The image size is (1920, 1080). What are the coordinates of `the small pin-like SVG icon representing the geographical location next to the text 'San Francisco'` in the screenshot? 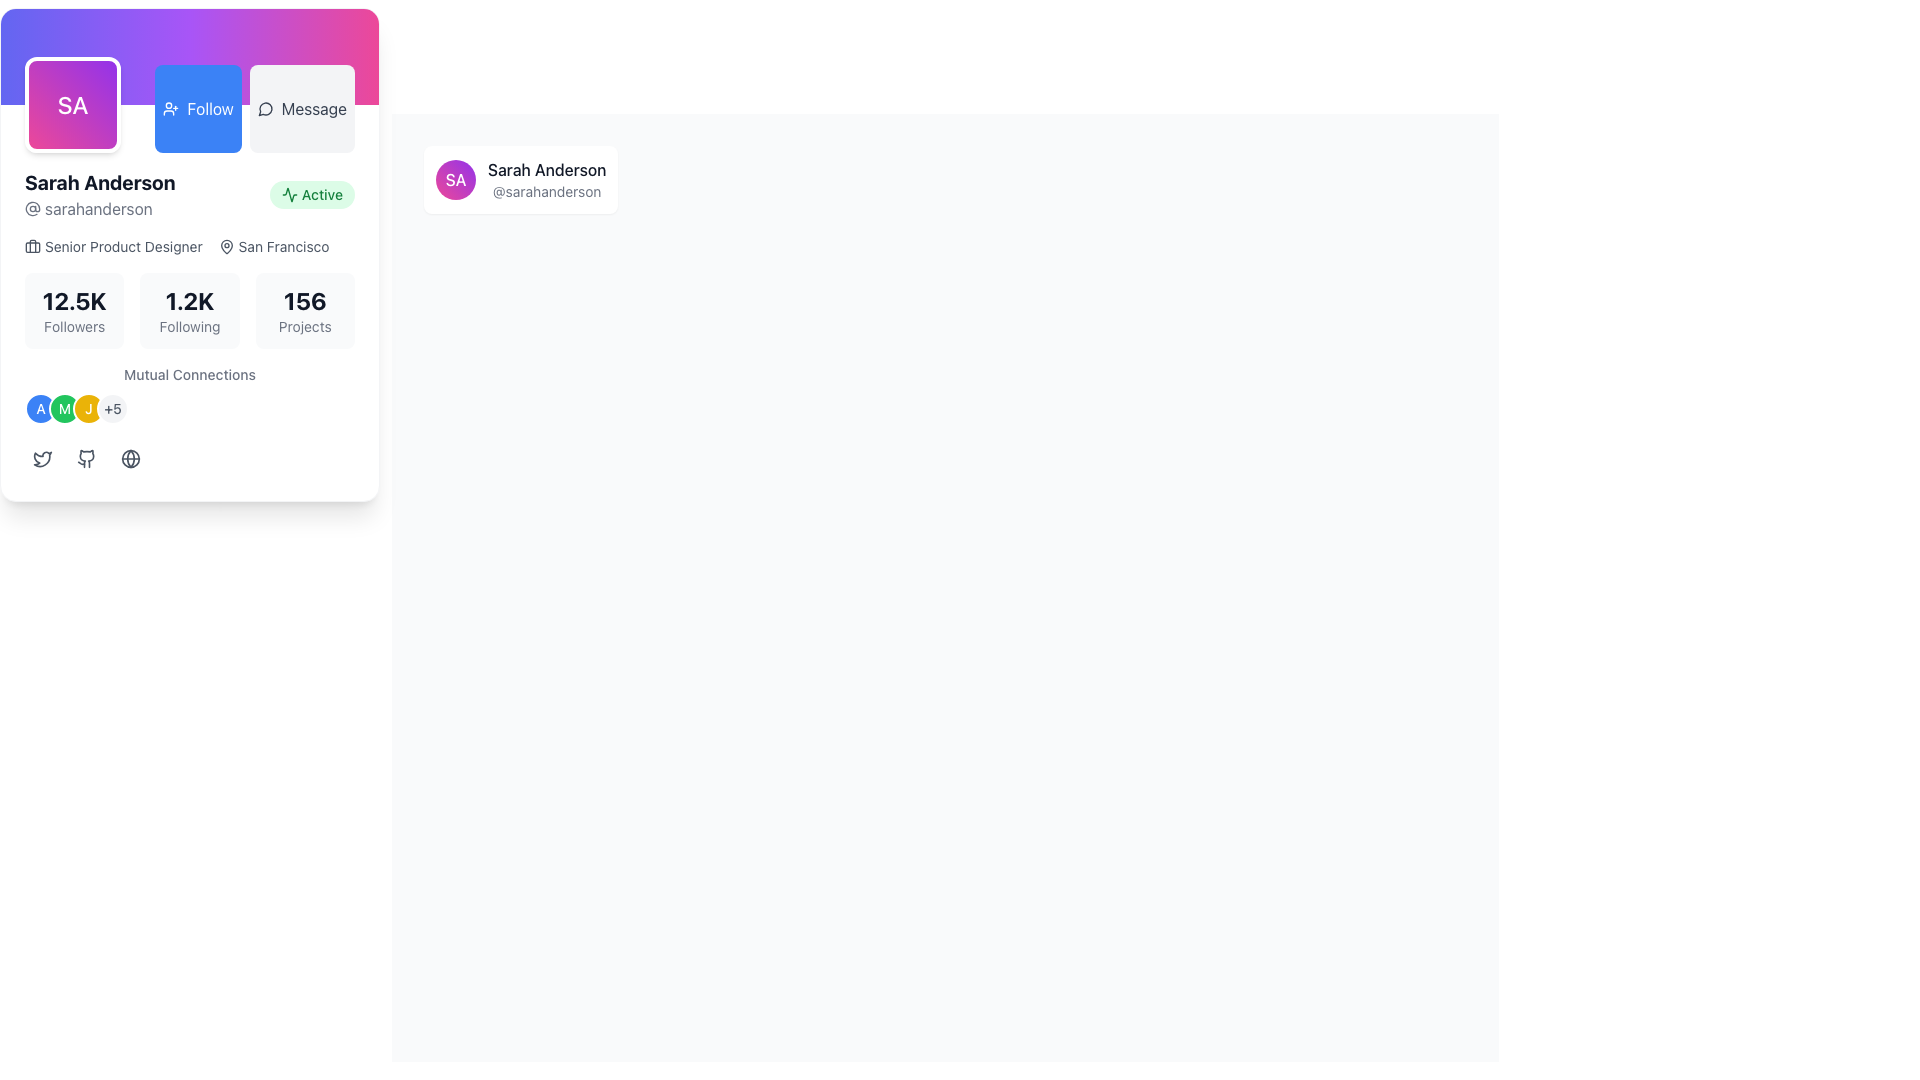 It's located at (226, 245).